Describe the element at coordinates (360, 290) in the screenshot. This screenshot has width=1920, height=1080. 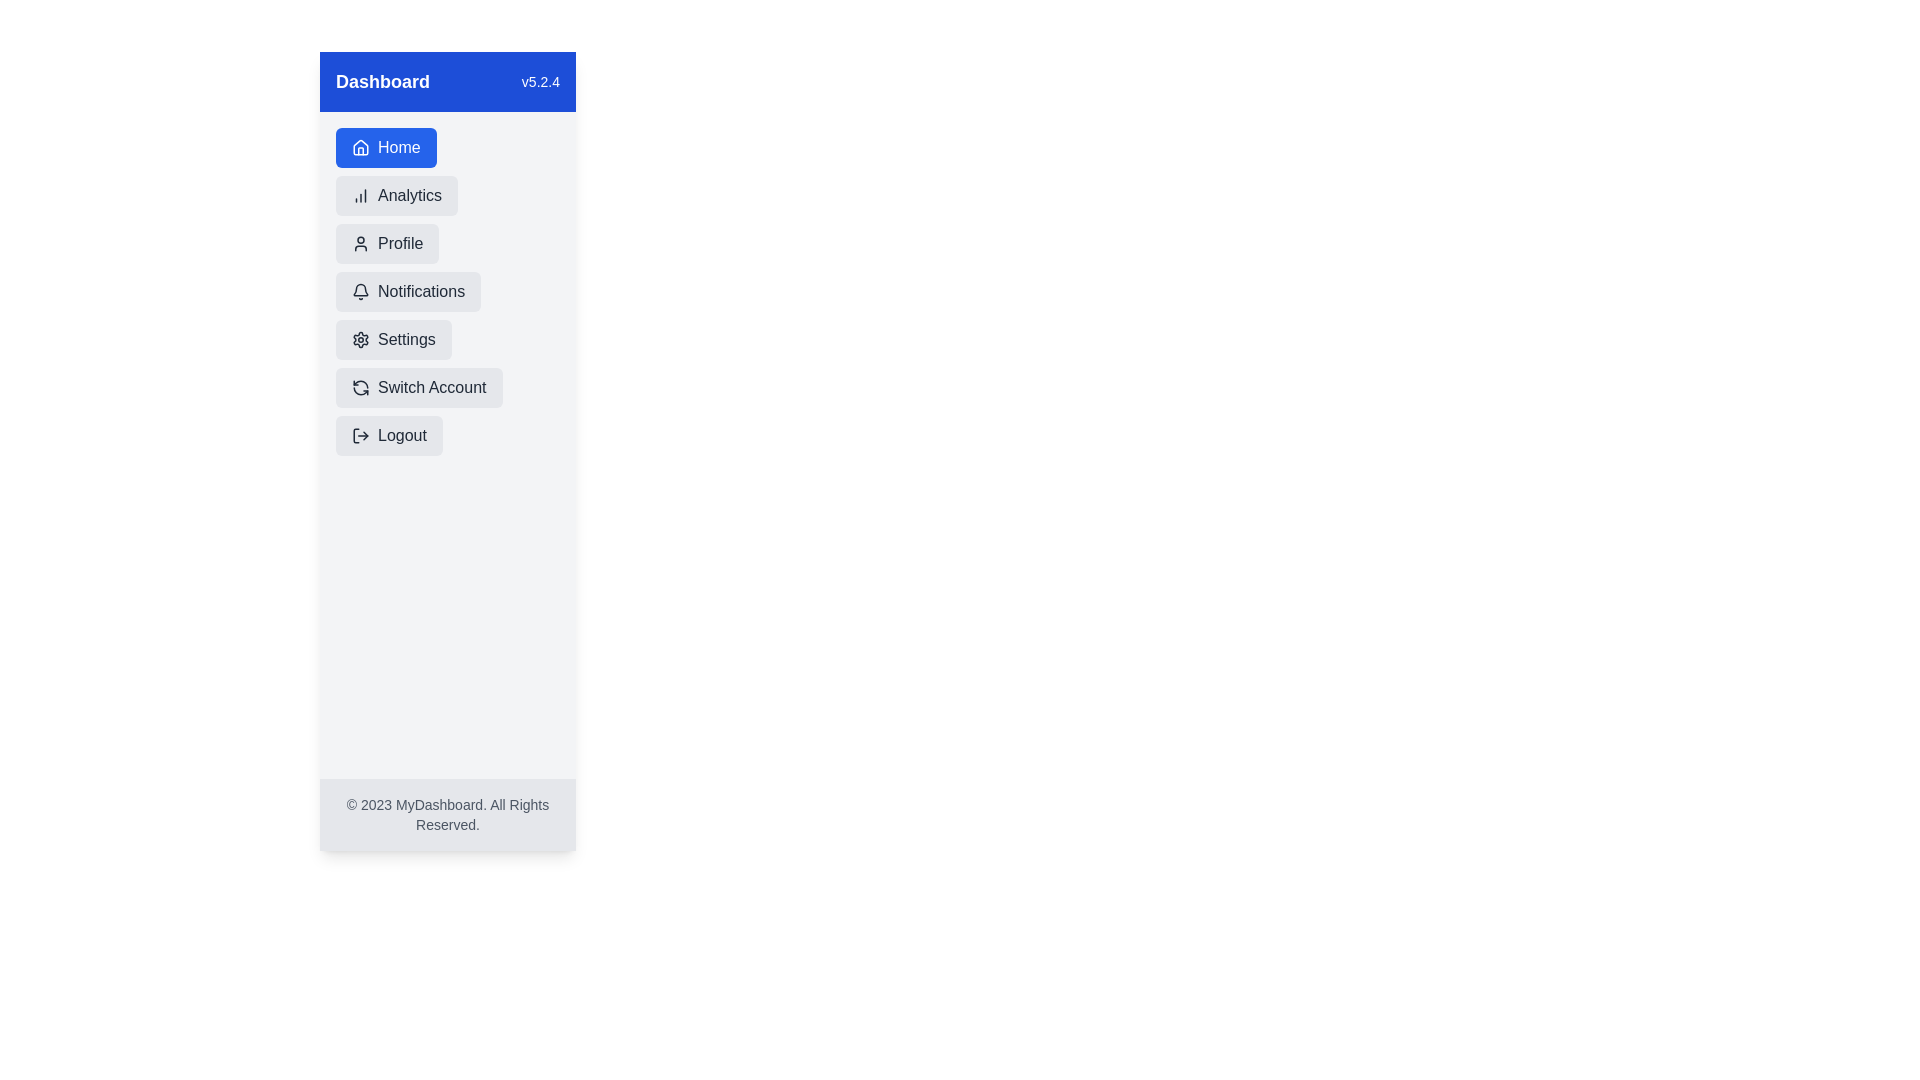
I see `the bell icon located fourth from the top in the vertical navigation menu` at that location.